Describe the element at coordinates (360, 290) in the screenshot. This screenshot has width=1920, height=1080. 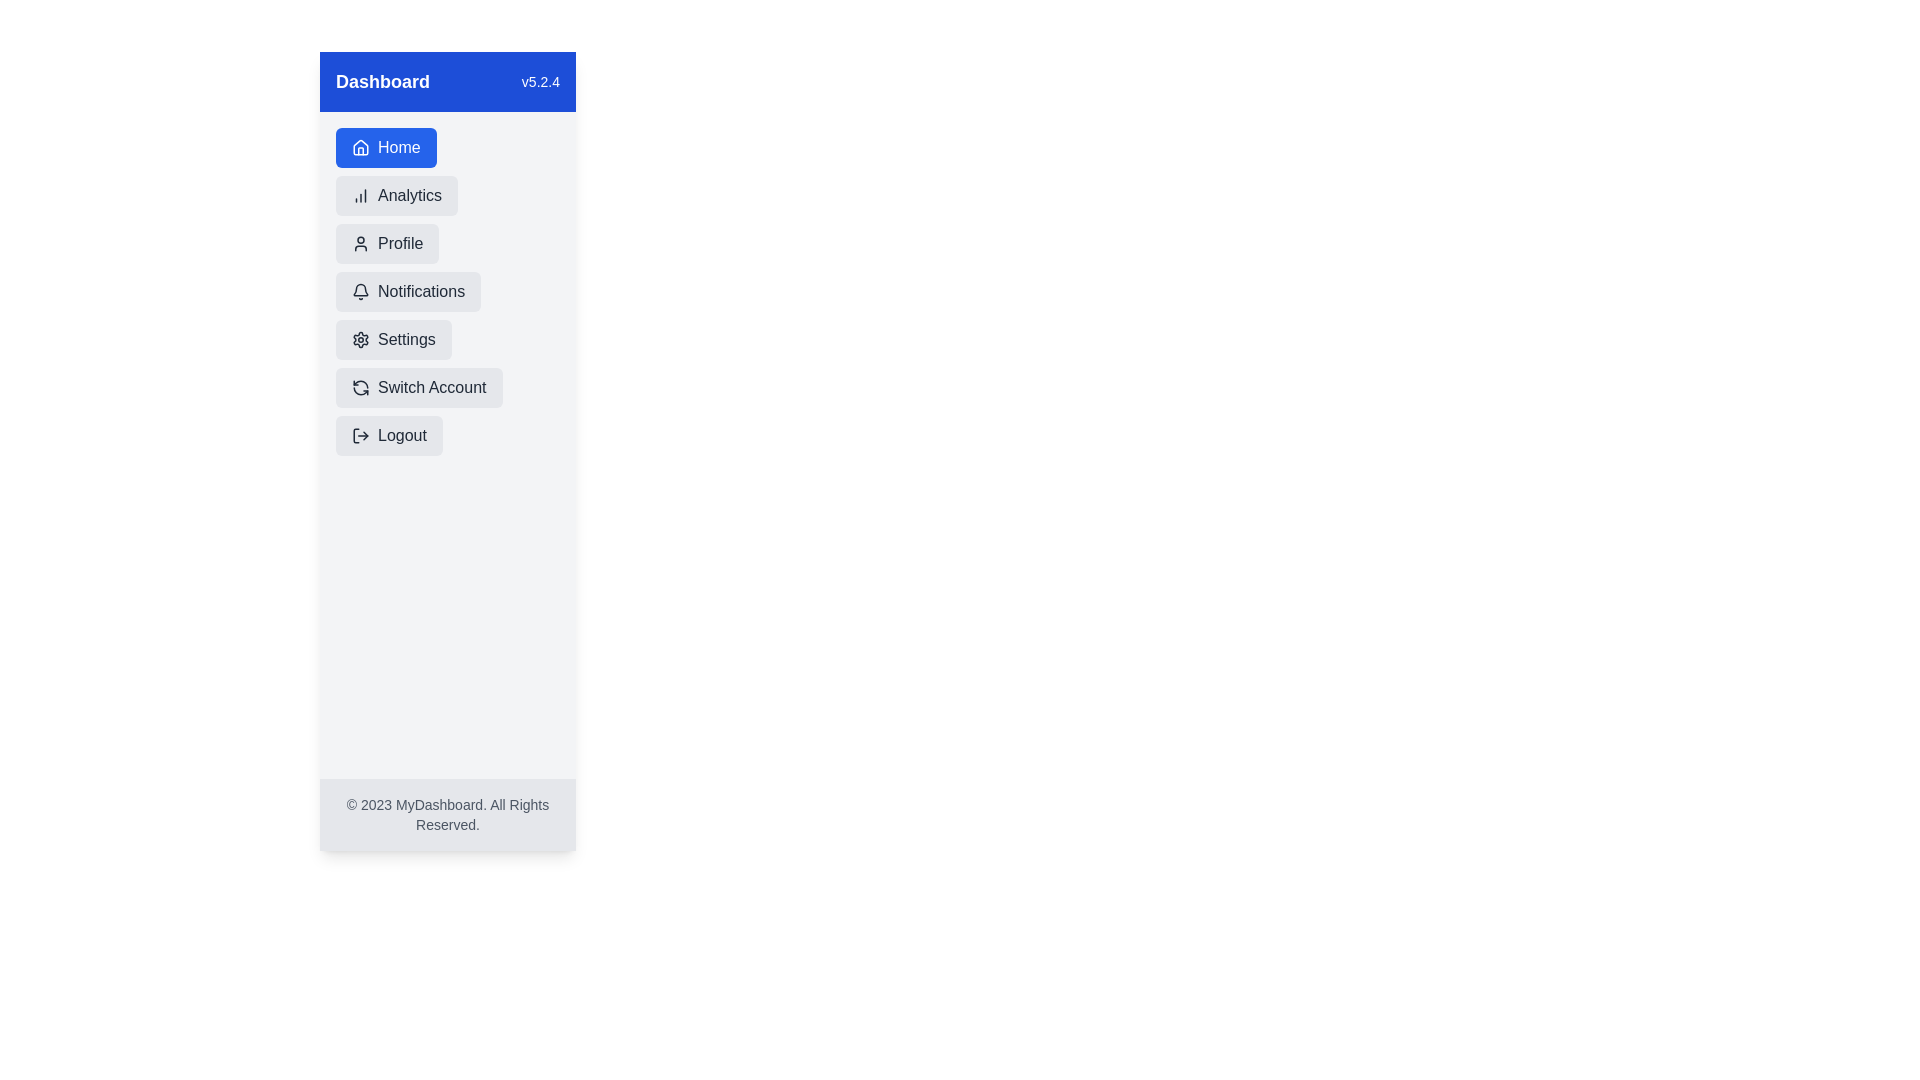
I see `the bell icon located fourth from the top in the vertical navigation menu` at that location.